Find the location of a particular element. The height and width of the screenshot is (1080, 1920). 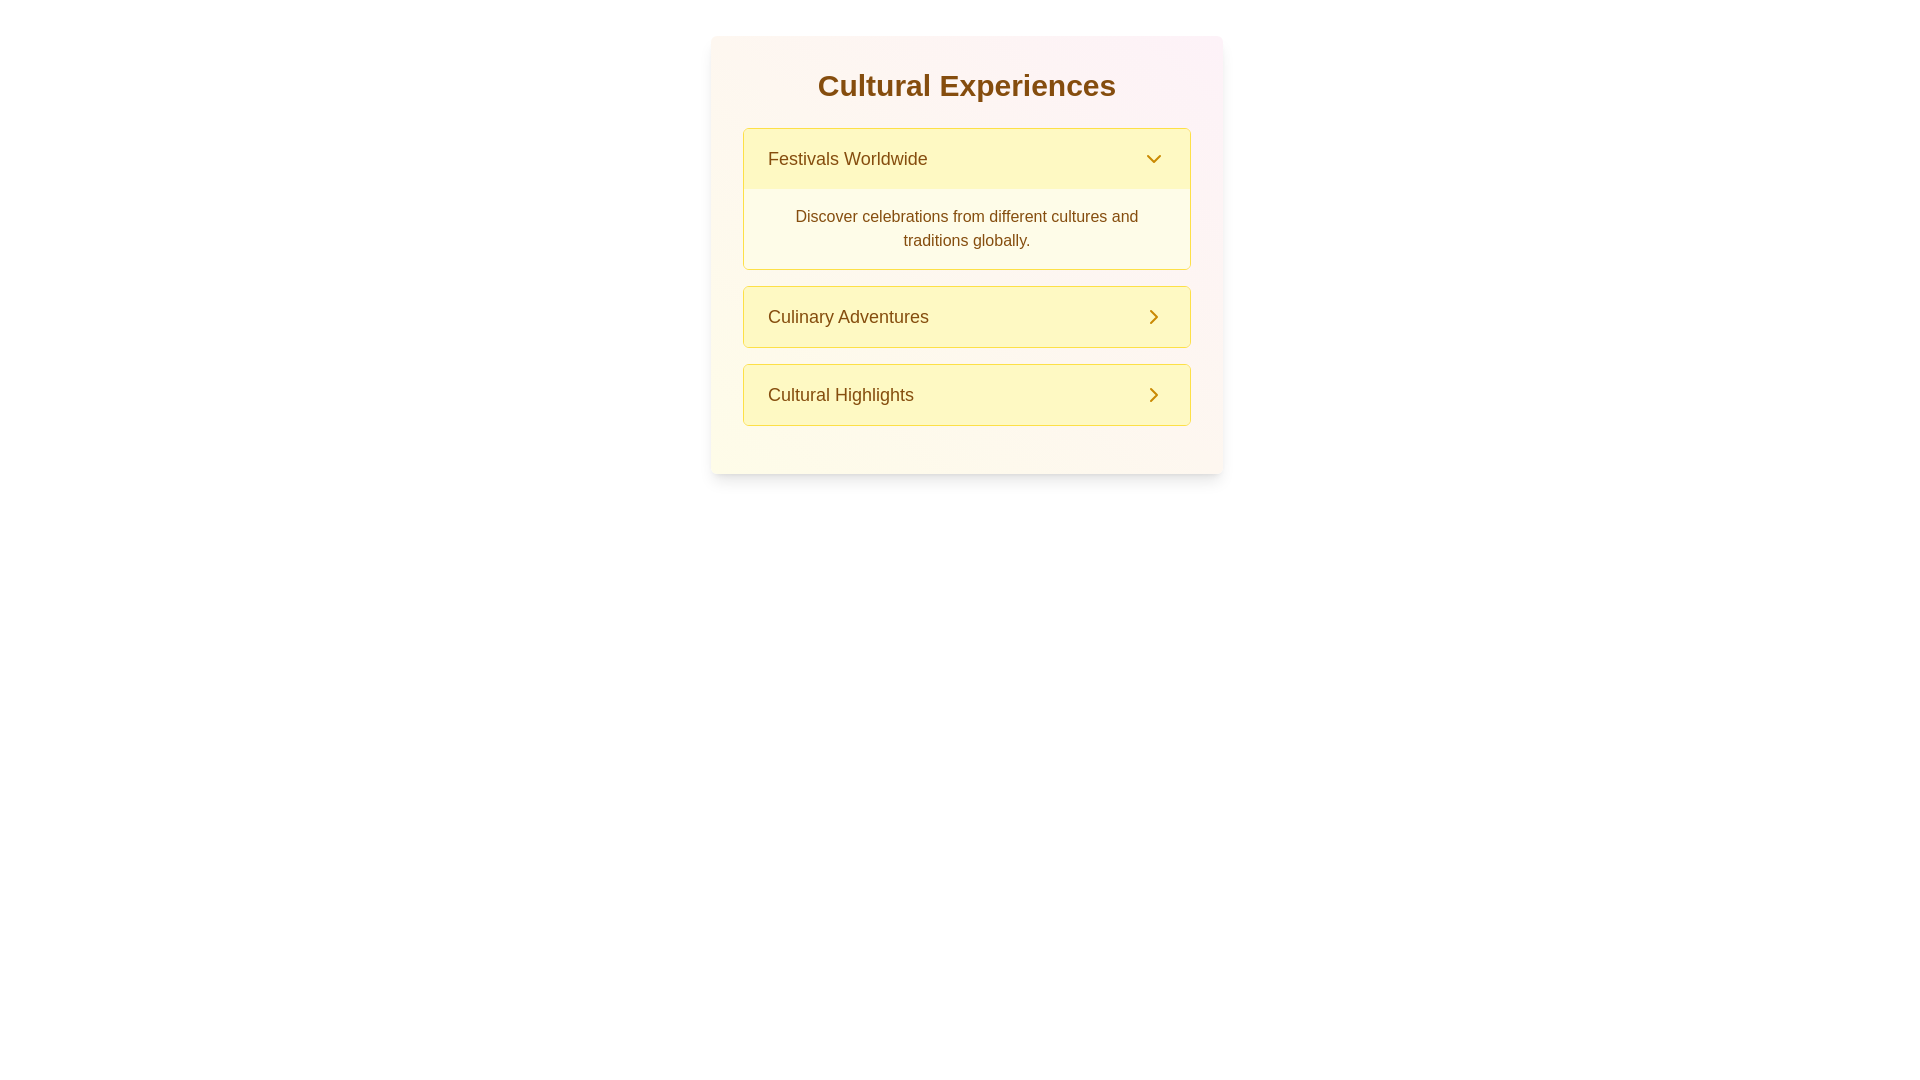

the selectable list item card labeled 'Culinary Adventures', which is the second card in the list is located at coordinates (966, 315).